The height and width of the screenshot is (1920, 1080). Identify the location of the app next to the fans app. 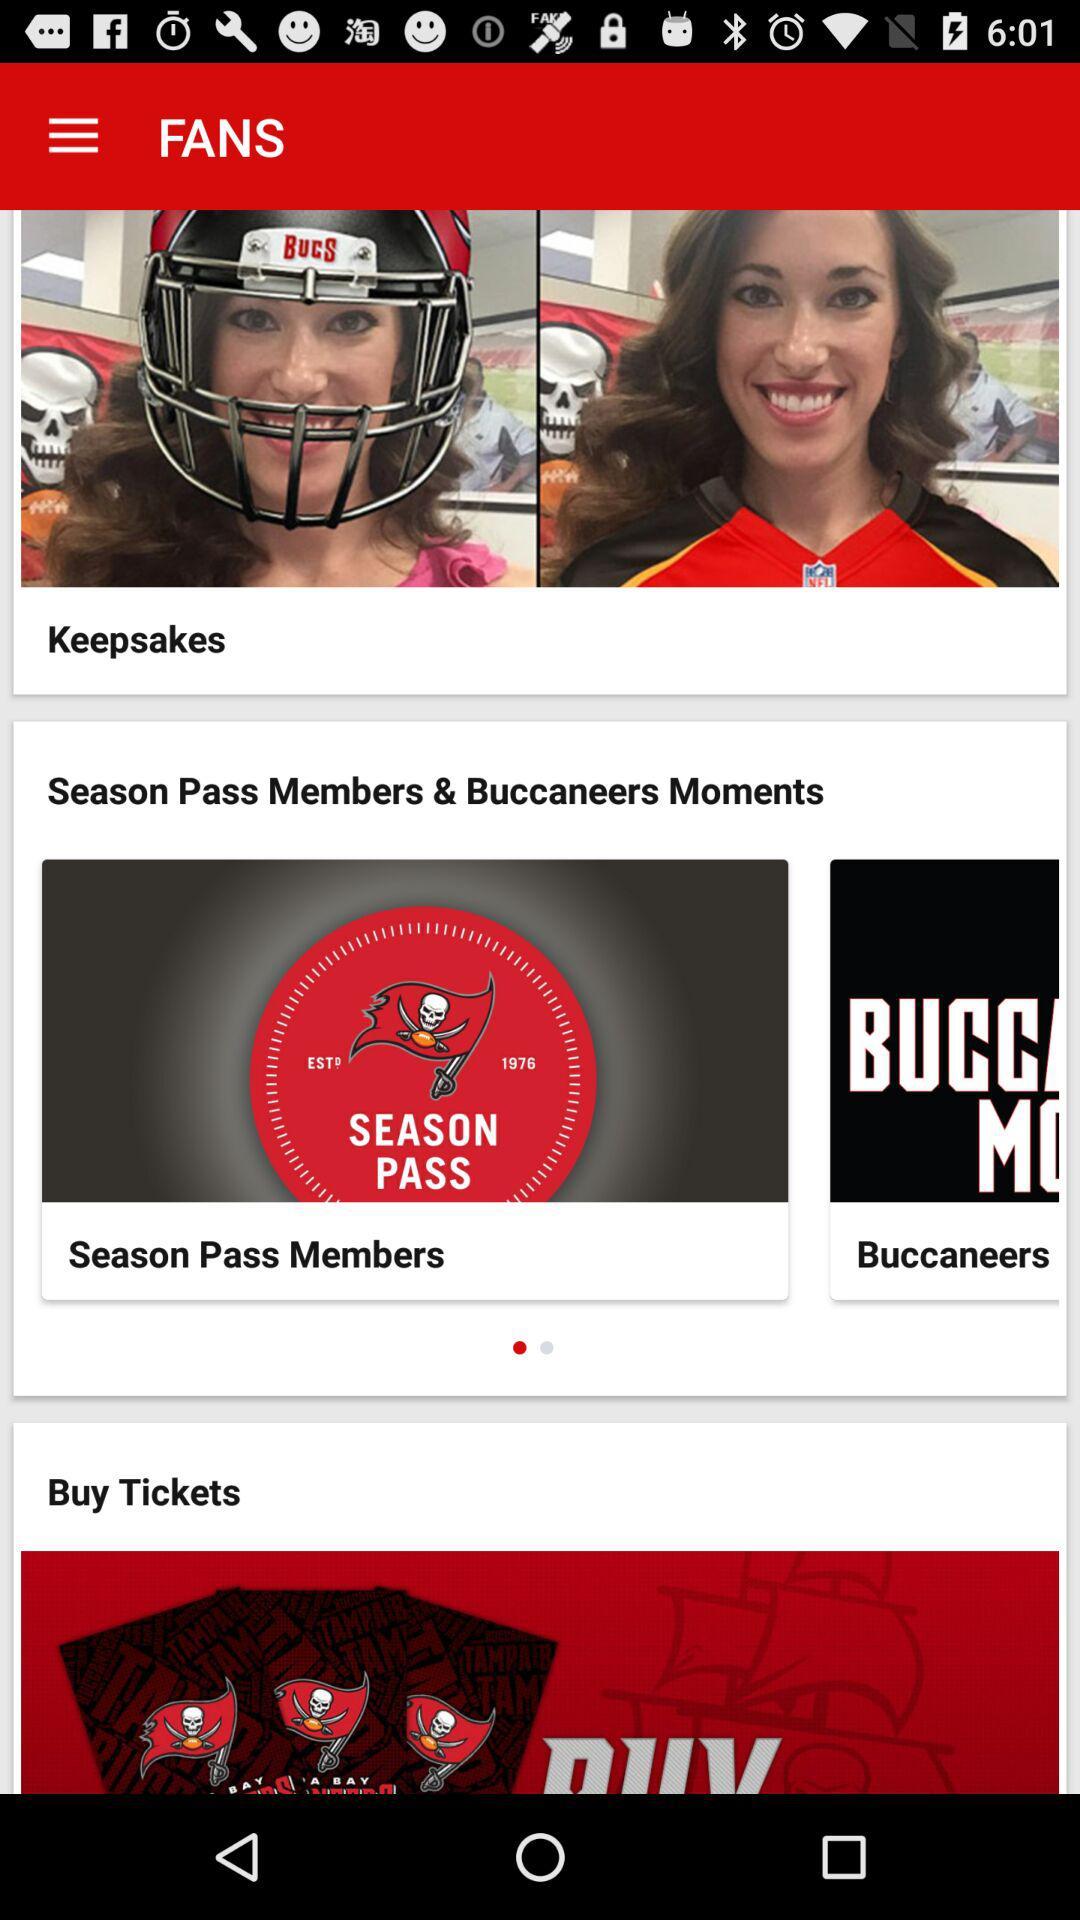
(72, 135).